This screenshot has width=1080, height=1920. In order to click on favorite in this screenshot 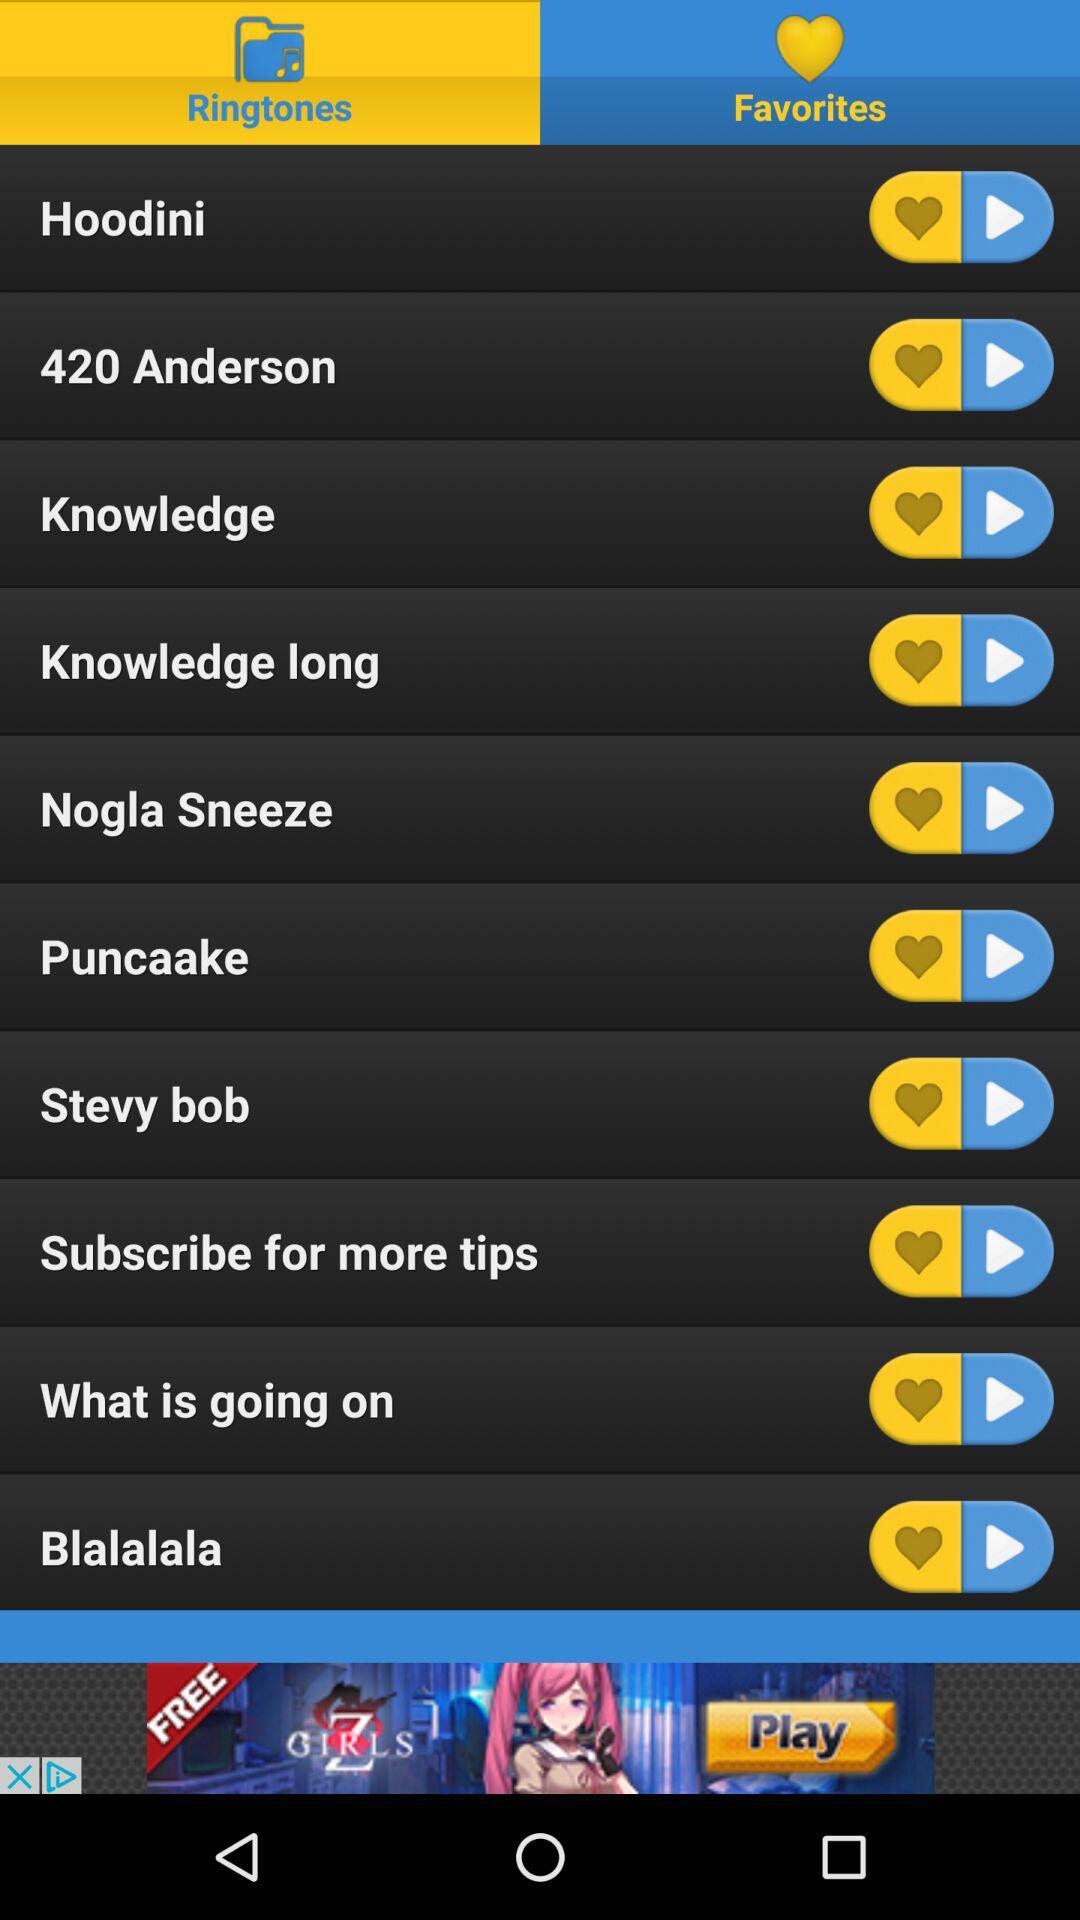, I will do `click(915, 364)`.